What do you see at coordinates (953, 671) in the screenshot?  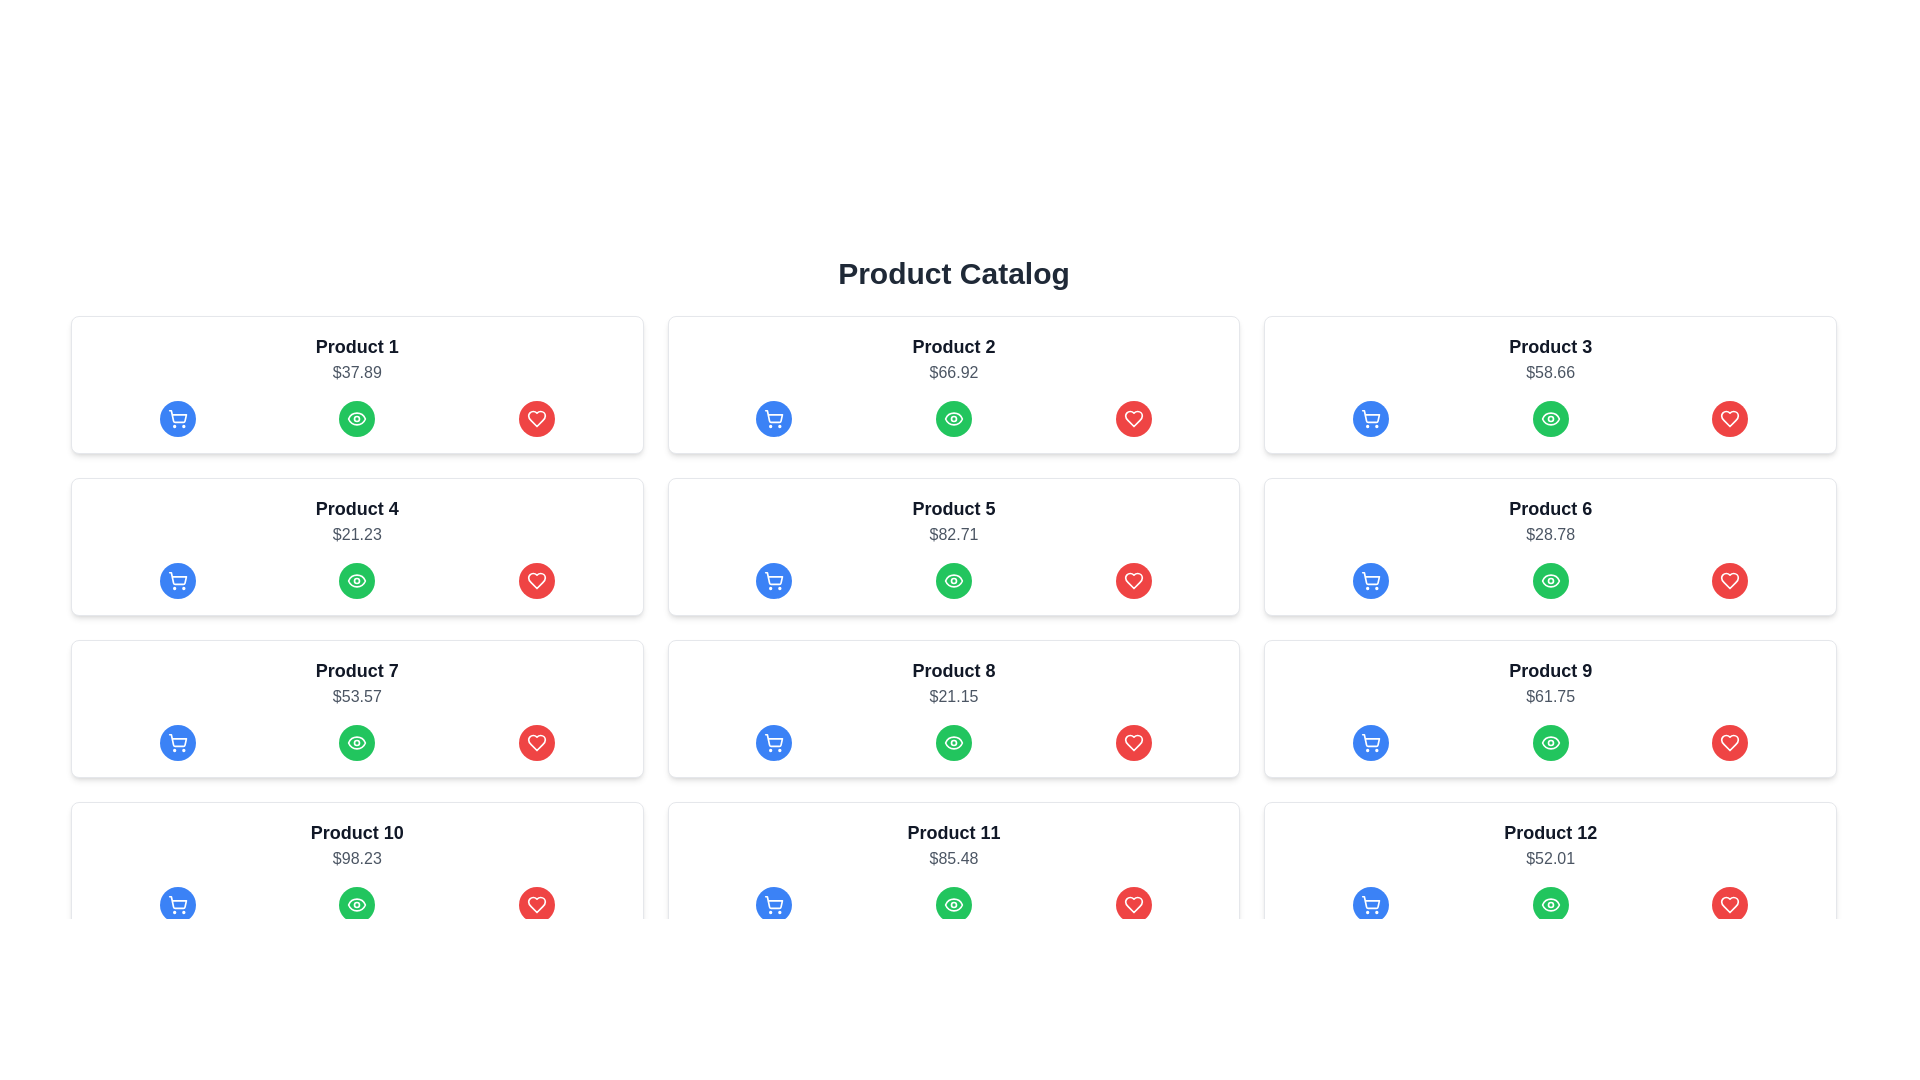 I see `text content of the Text Label displaying 'Product 8' and '$21.15', which is located at the top-center of the card in the second column of the third row` at bounding box center [953, 671].